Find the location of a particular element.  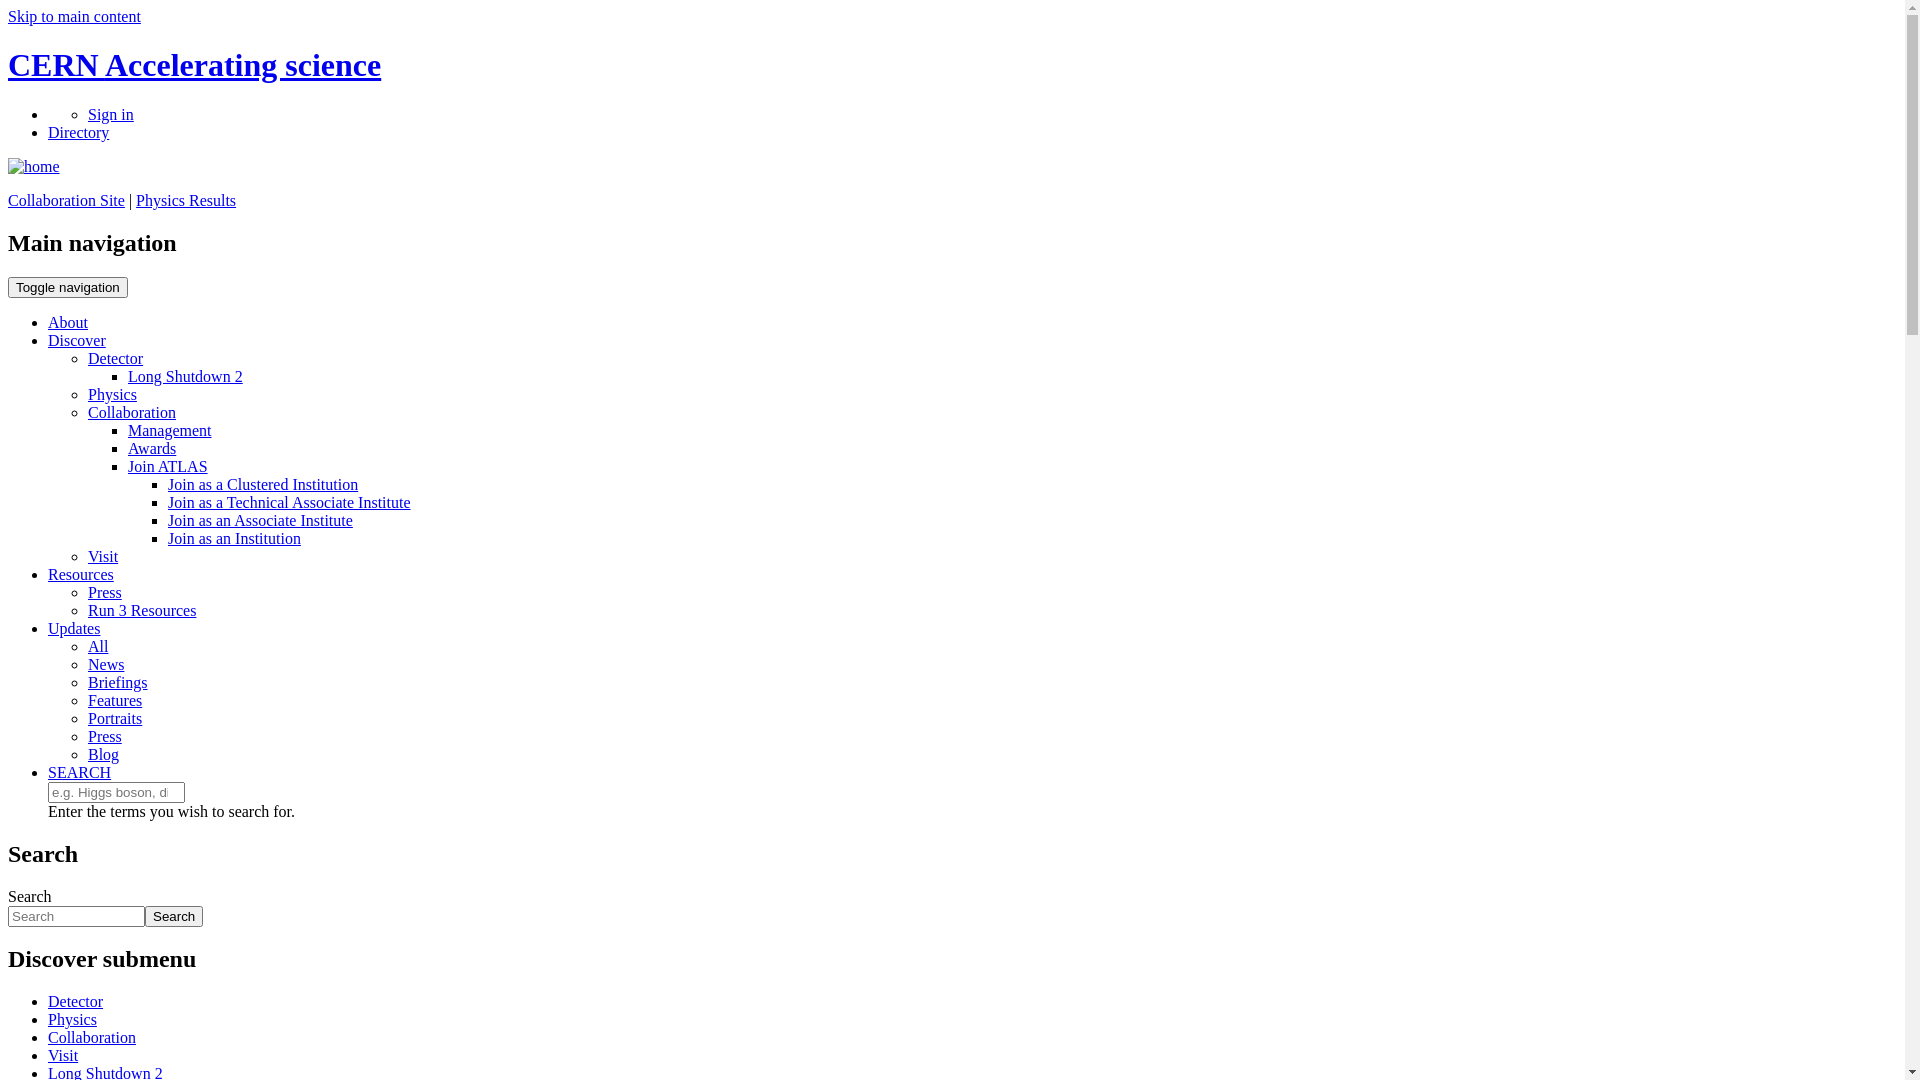

'Detector' is located at coordinates (75, 1001).